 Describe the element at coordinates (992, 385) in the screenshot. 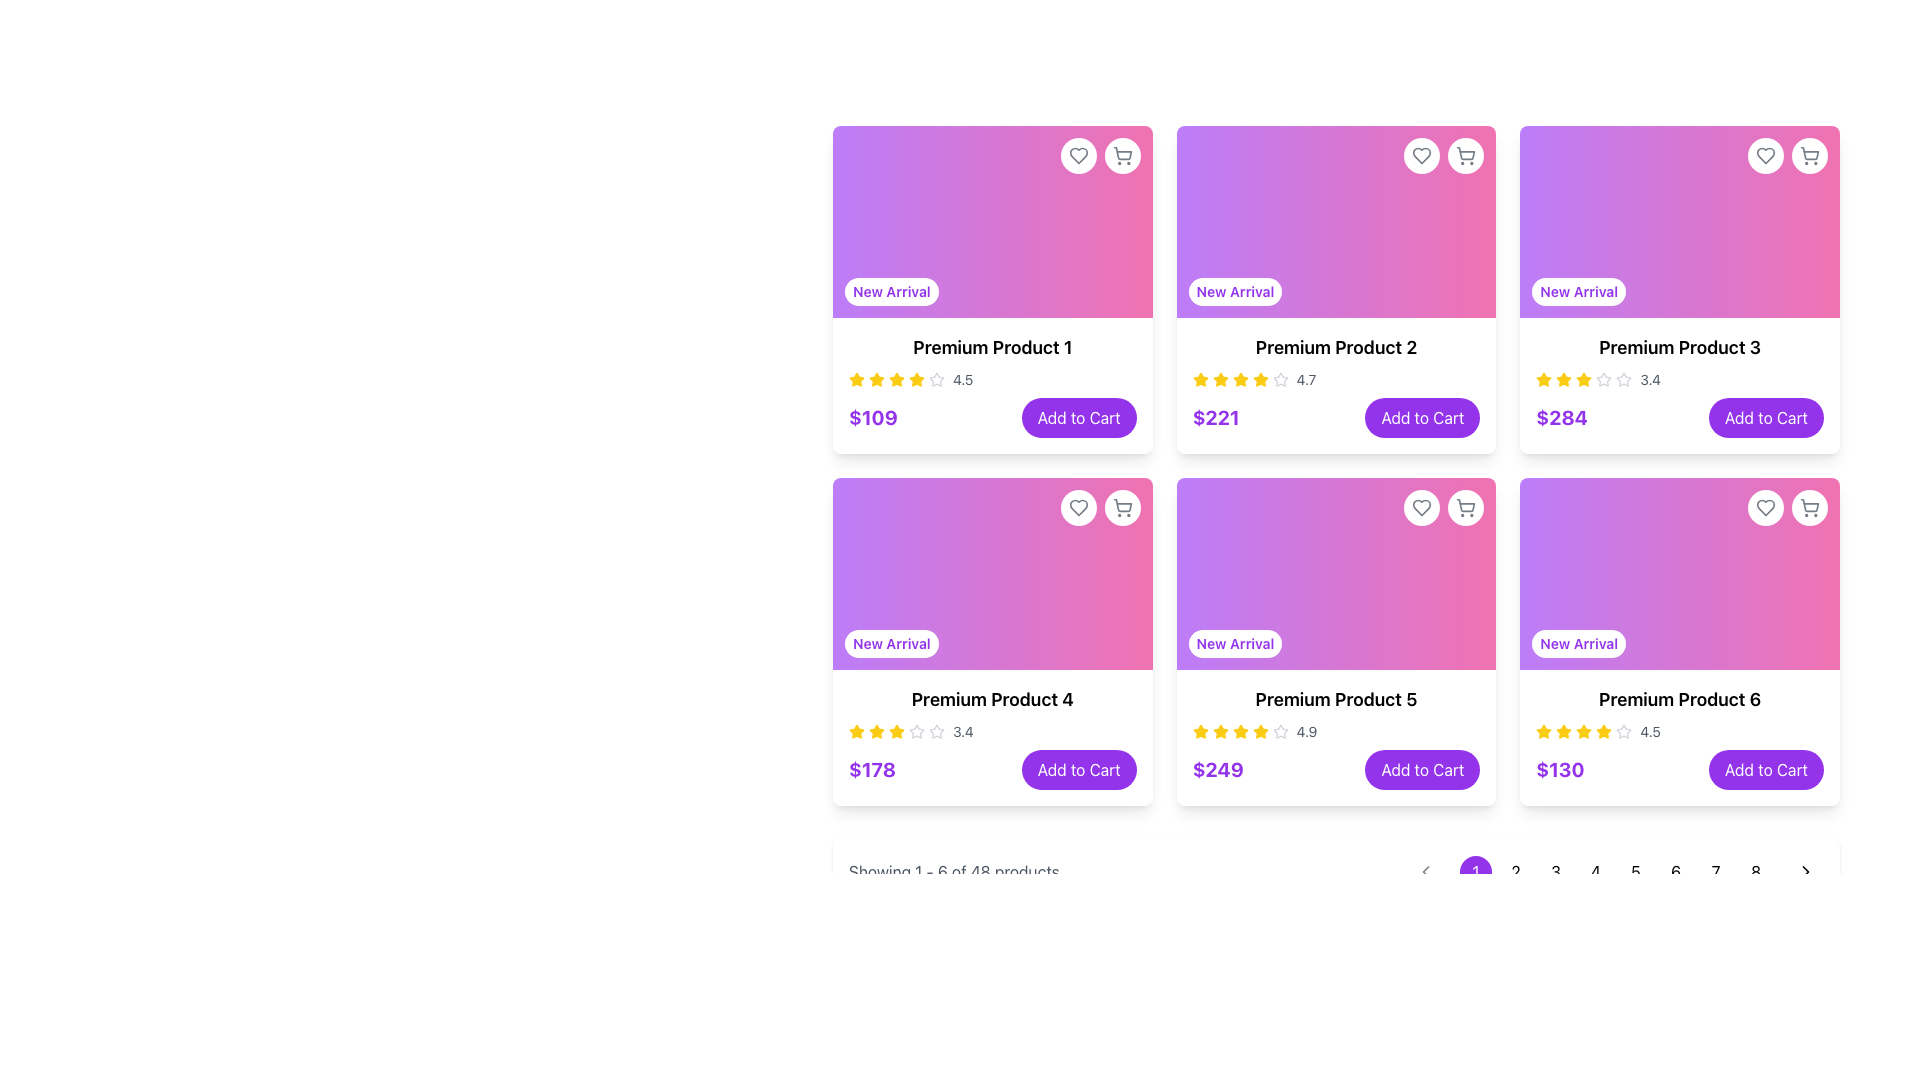

I see `the stars in the product card located at the top-left corner of the grid layout` at that location.